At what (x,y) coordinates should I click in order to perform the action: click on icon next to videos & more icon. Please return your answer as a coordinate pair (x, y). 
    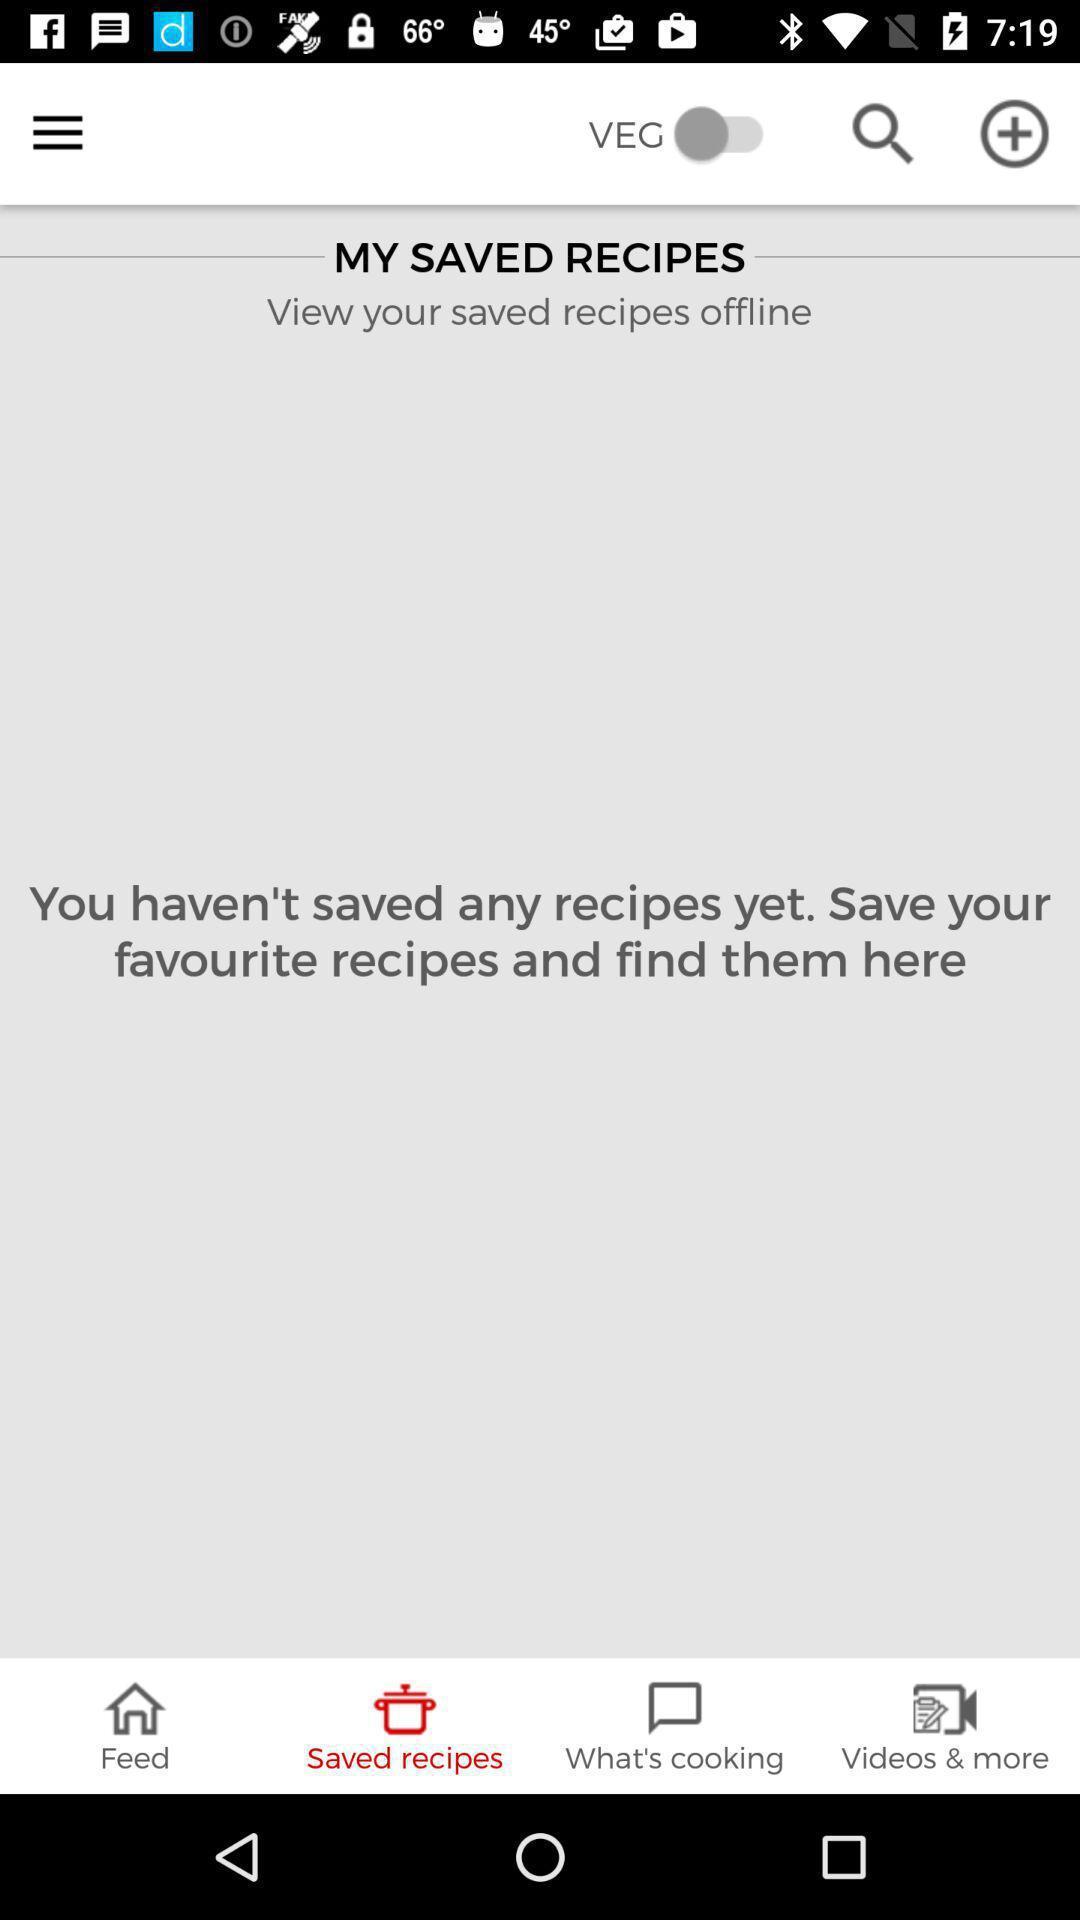
    Looking at the image, I should click on (675, 1725).